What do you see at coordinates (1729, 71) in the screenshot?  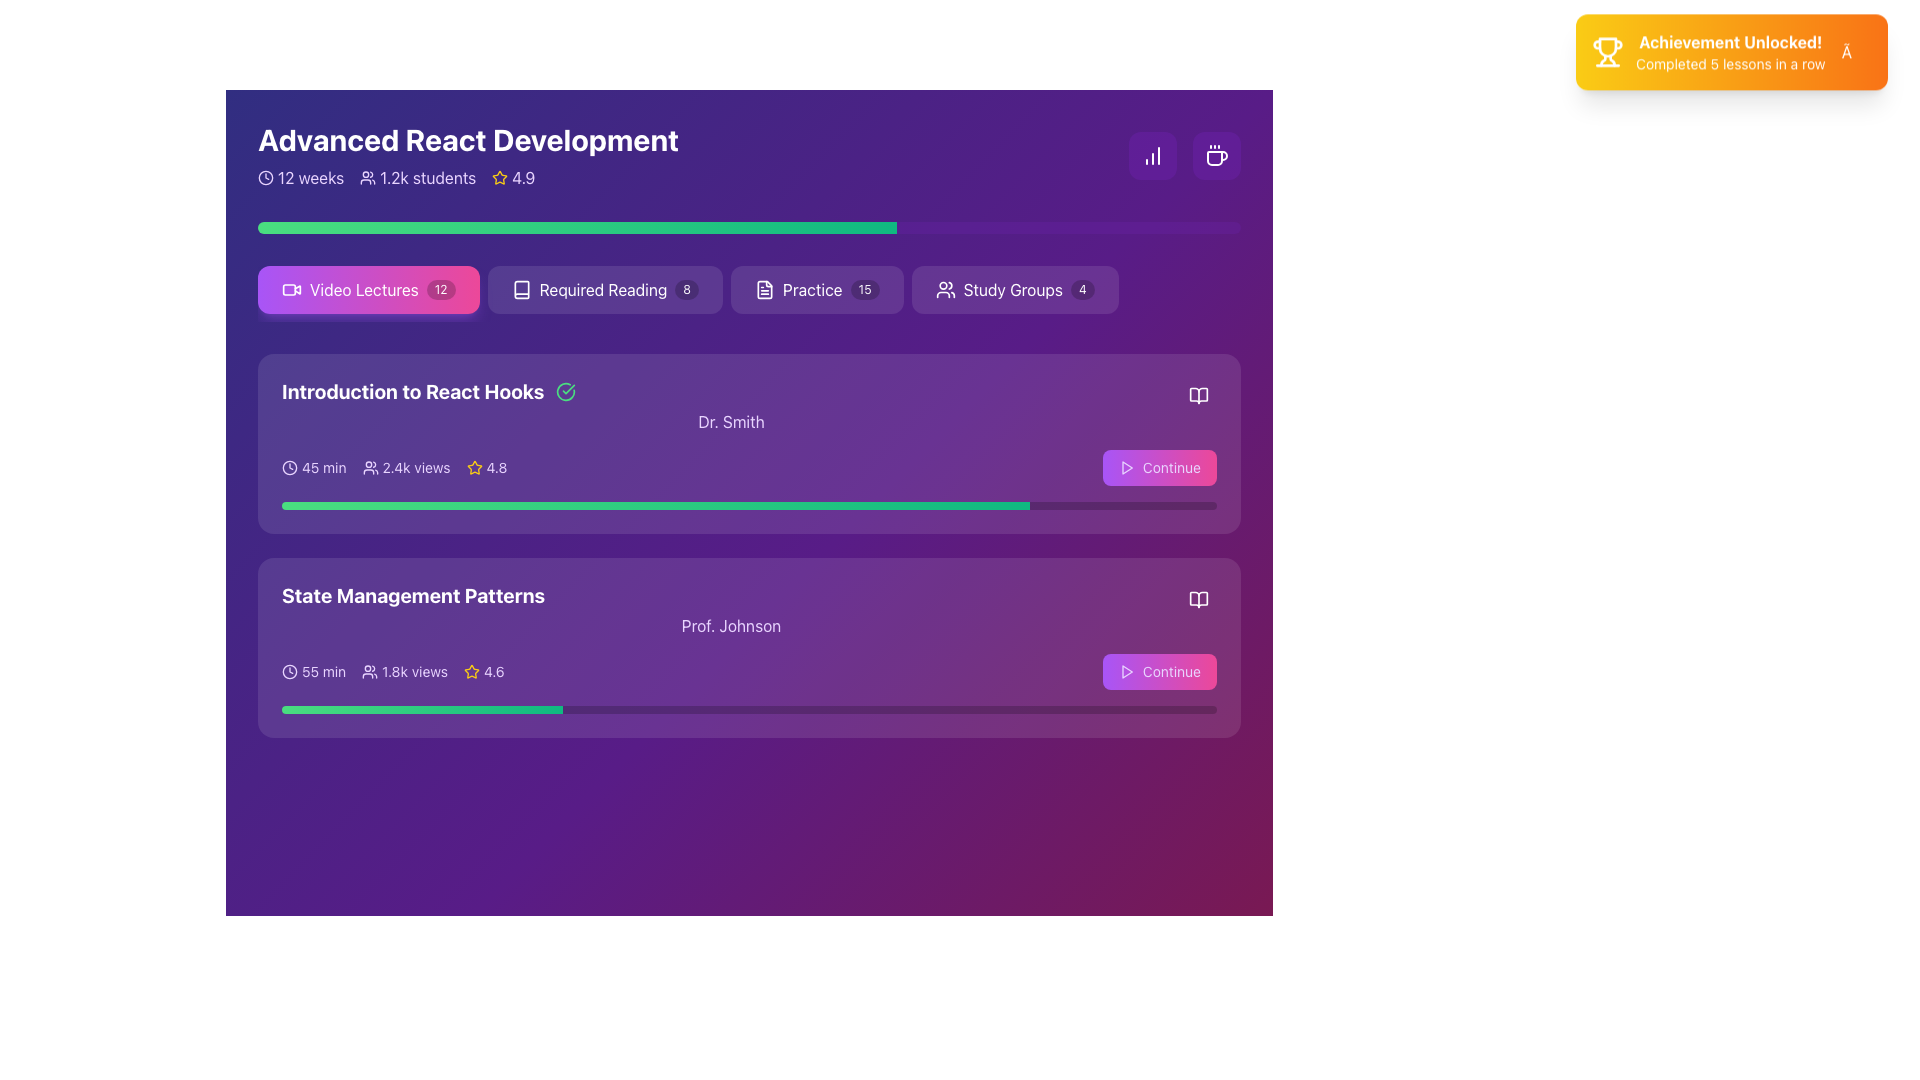 I see `the text label that reads 'Completed 5 lessons in a row', which is styled in a smaller font and located directly below the 'Achievement Unlocked!' header in the highlighted notification box` at bounding box center [1729, 71].